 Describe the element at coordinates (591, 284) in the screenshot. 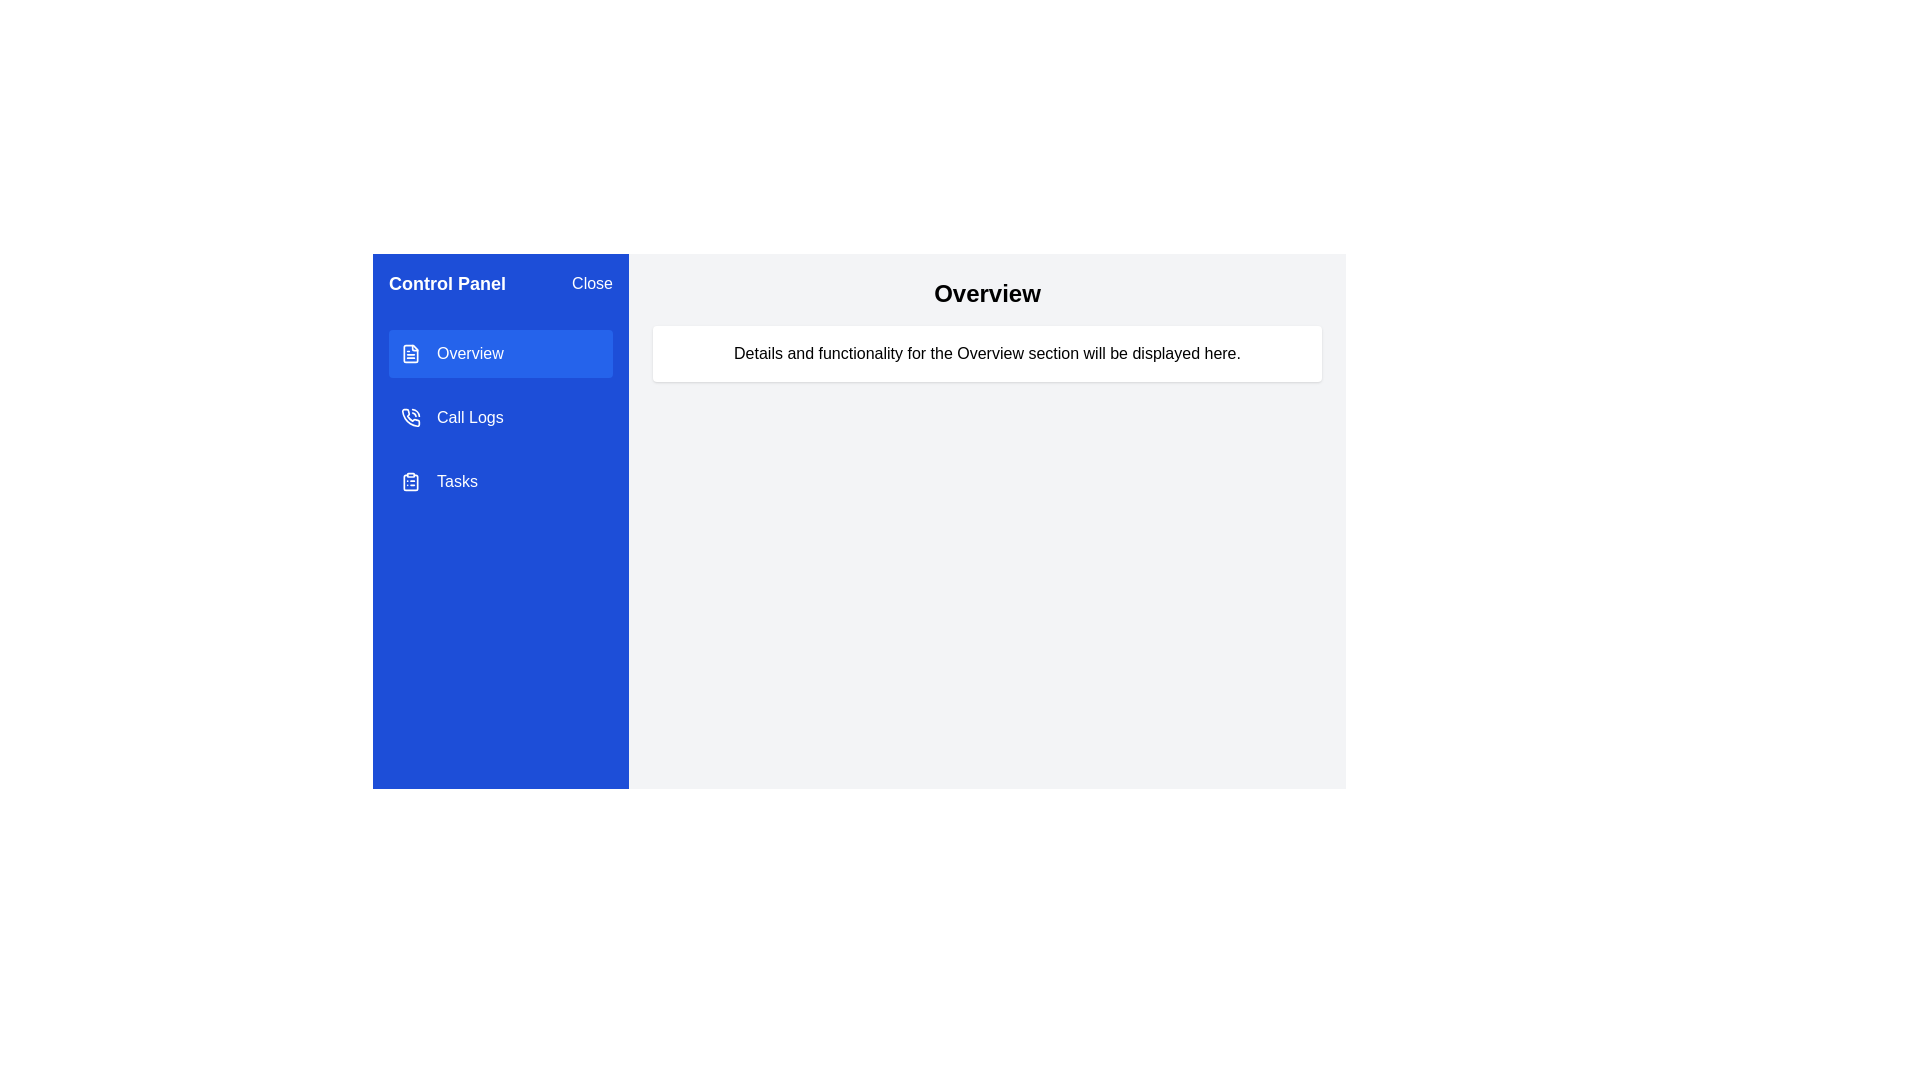

I see `close button in the drawer to close it` at that location.